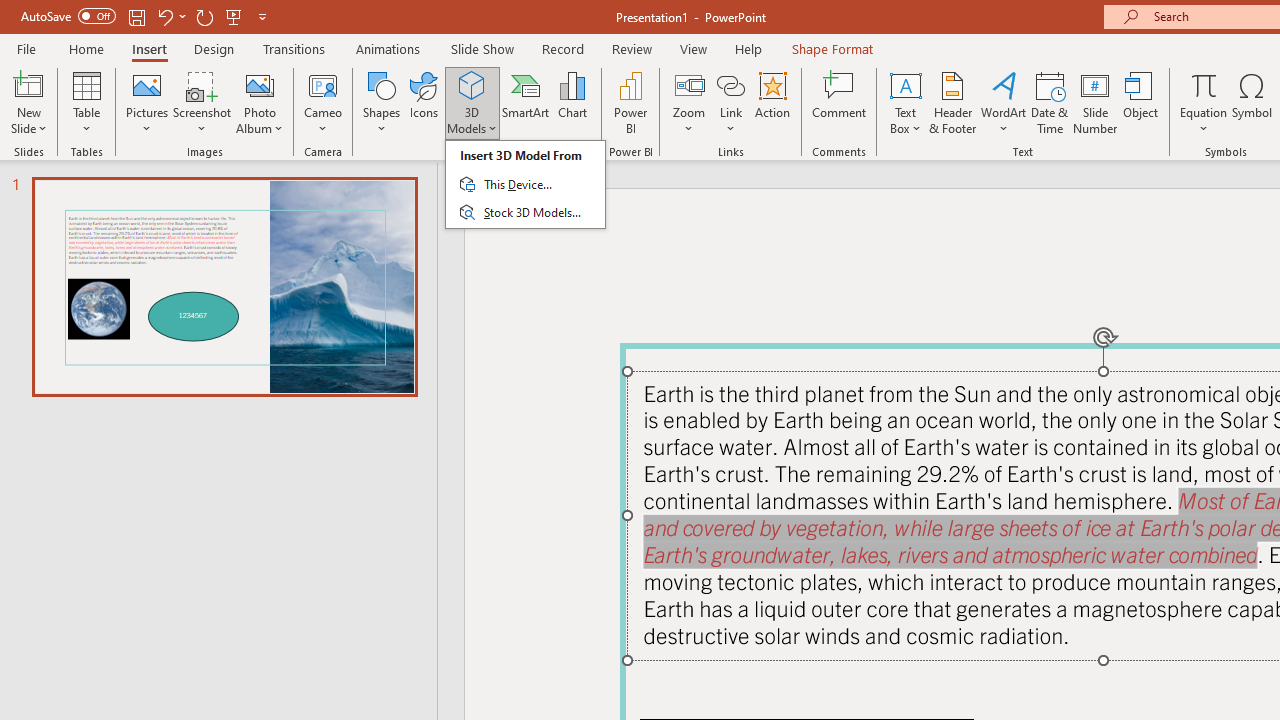 The width and height of the screenshot is (1280, 720). What do you see at coordinates (86, 103) in the screenshot?
I see `'Table'` at bounding box center [86, 103].